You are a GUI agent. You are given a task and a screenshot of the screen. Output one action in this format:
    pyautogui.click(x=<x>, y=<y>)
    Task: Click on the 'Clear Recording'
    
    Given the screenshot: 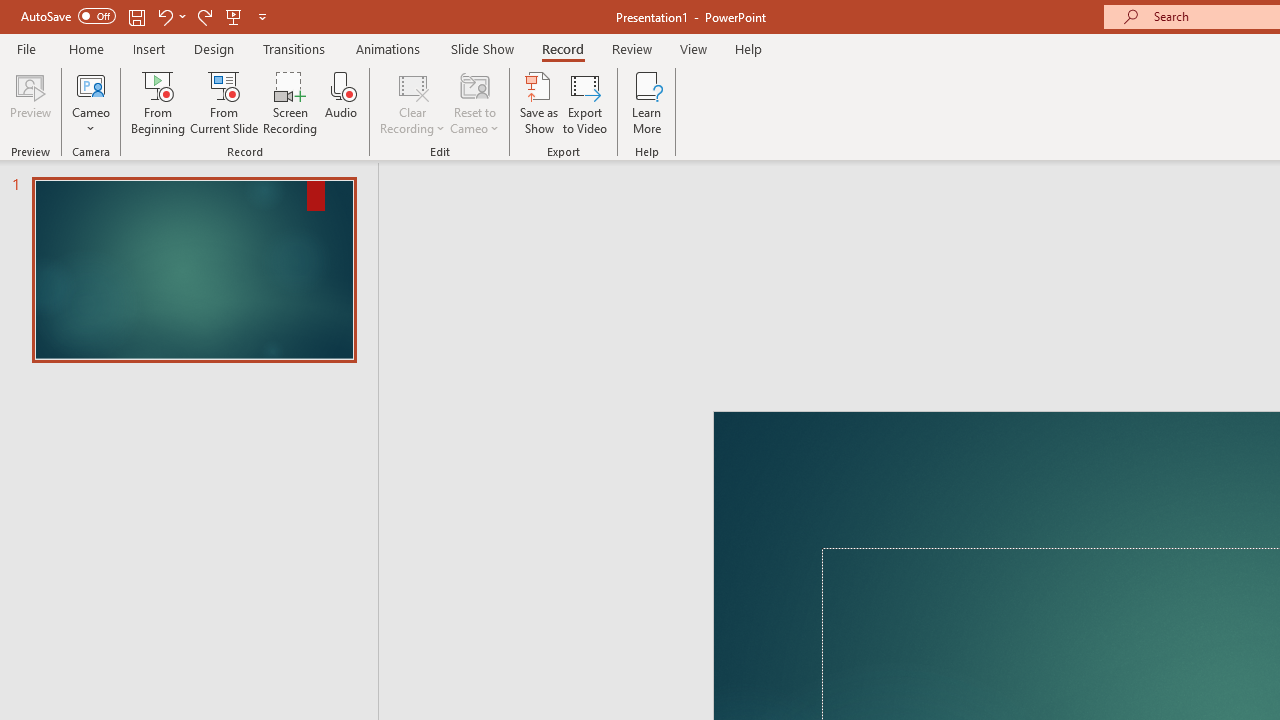 What is the action you would take?
    pyautogui.click(x=411, y=103)
    